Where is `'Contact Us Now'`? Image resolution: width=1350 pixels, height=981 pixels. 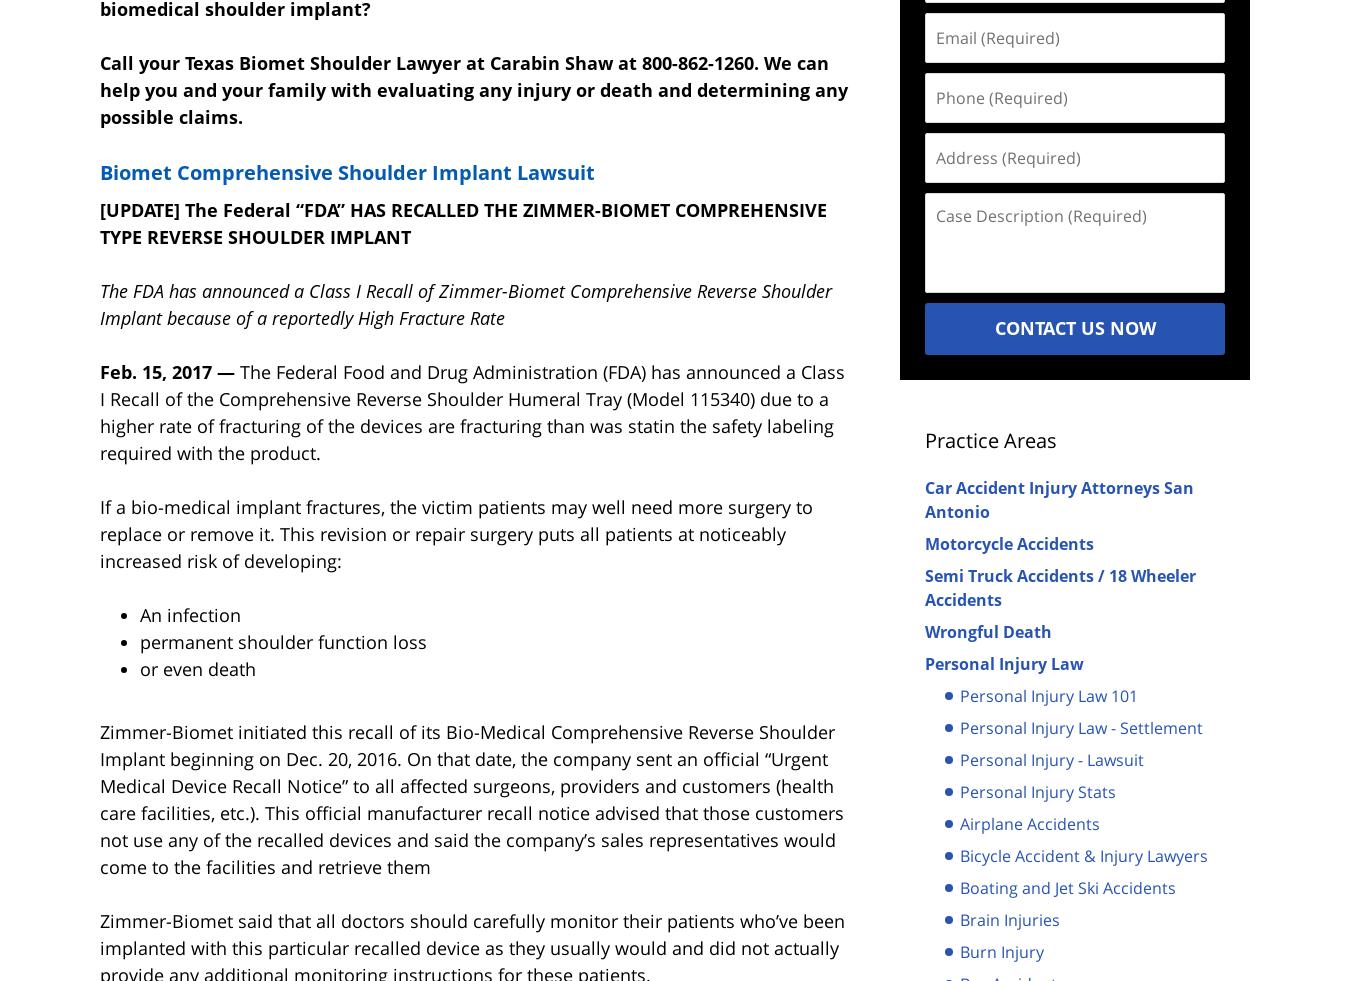
'Contact Us Now' is located at coordinates (1074, 325).